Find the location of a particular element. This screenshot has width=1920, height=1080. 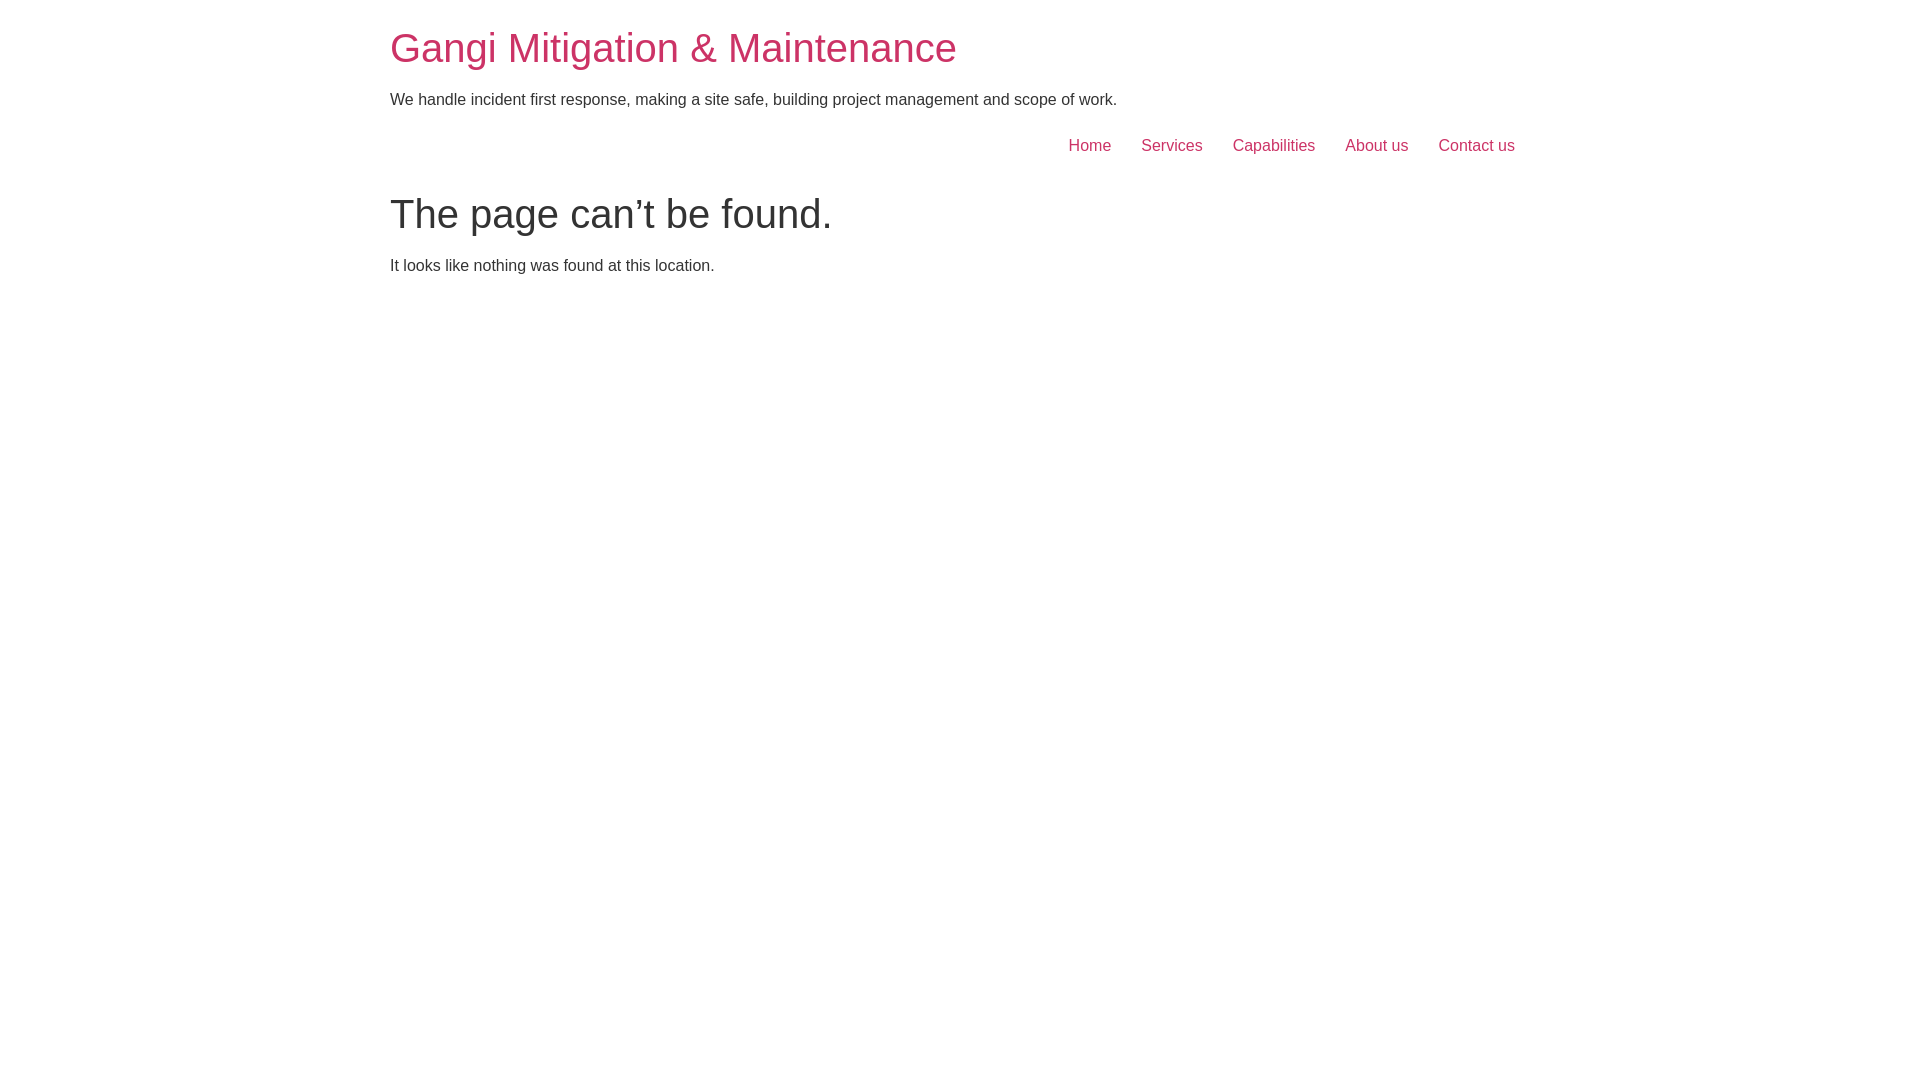

'Capabilities' is located at coordinates (1217, 145).